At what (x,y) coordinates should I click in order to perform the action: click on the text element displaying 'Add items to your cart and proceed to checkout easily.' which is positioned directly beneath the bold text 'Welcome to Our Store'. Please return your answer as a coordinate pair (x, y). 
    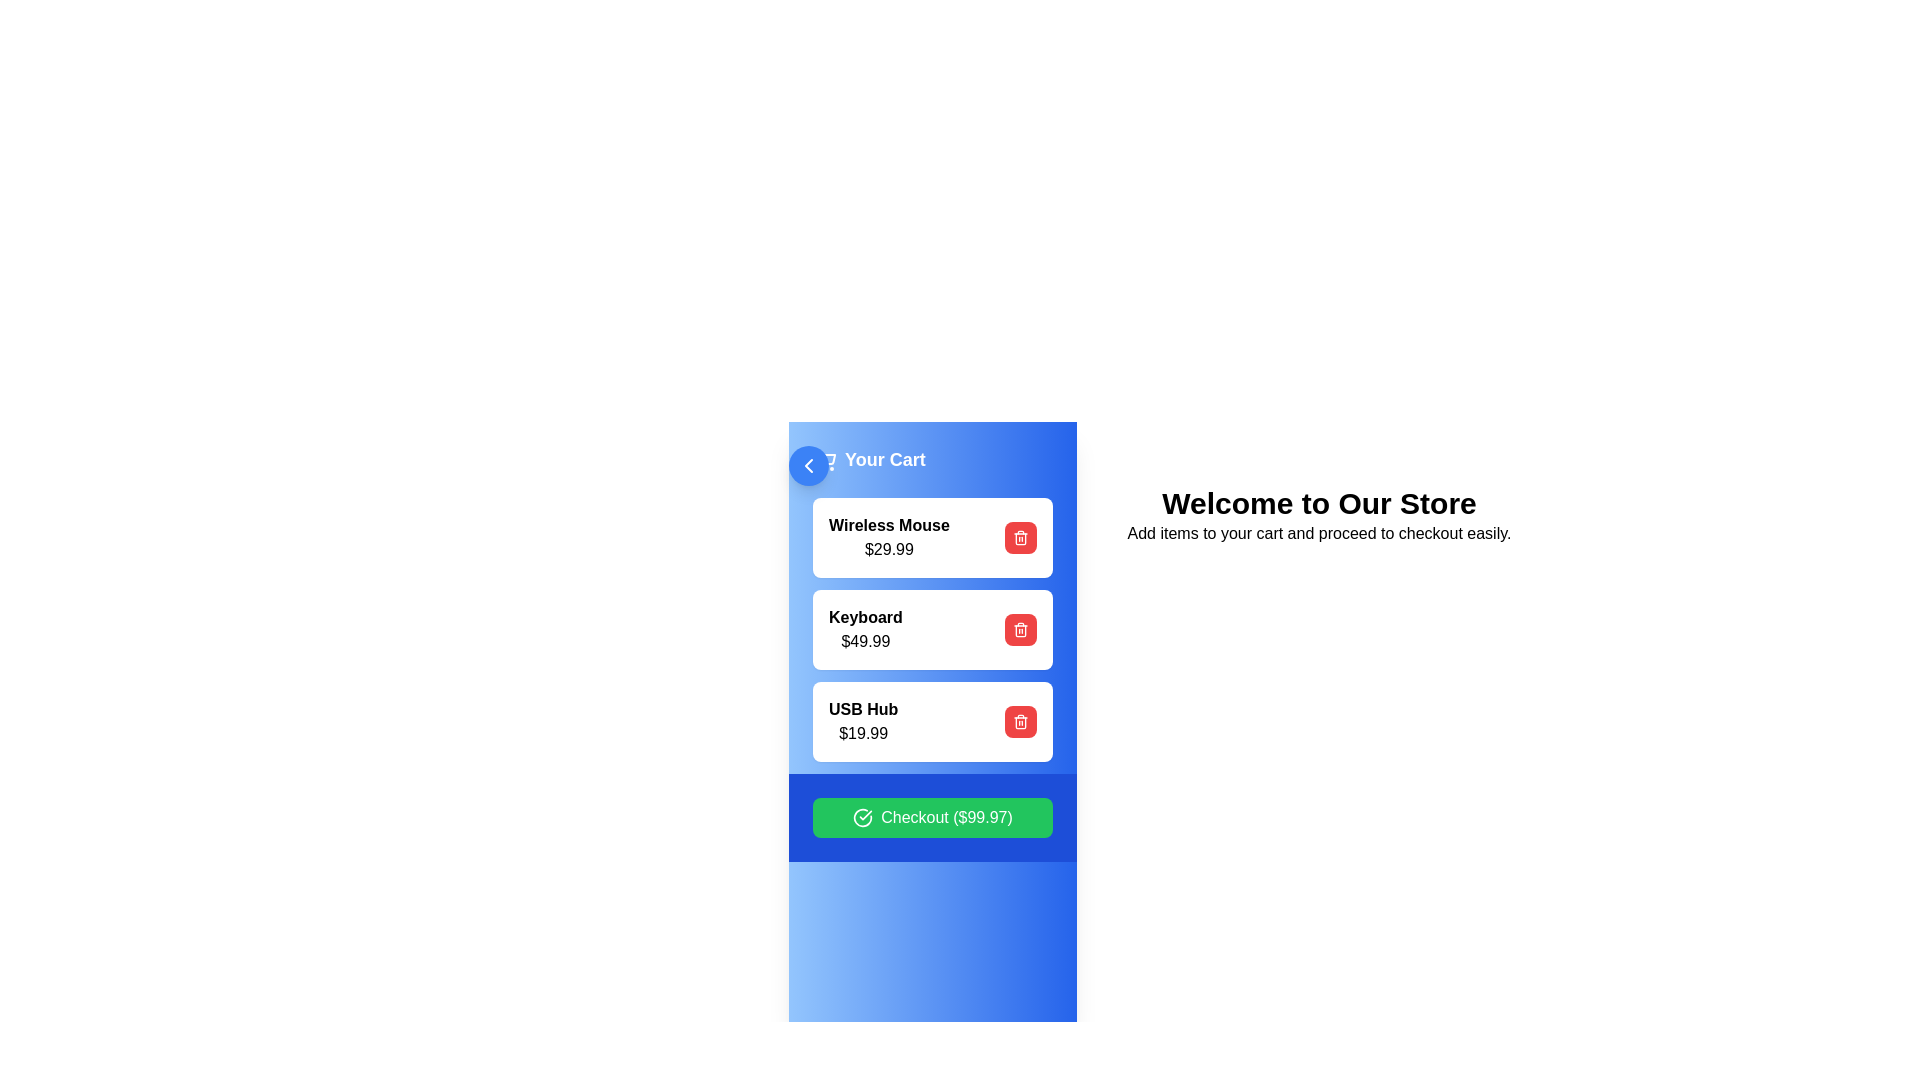
    Looking at the image, I should click on (1319, 532).